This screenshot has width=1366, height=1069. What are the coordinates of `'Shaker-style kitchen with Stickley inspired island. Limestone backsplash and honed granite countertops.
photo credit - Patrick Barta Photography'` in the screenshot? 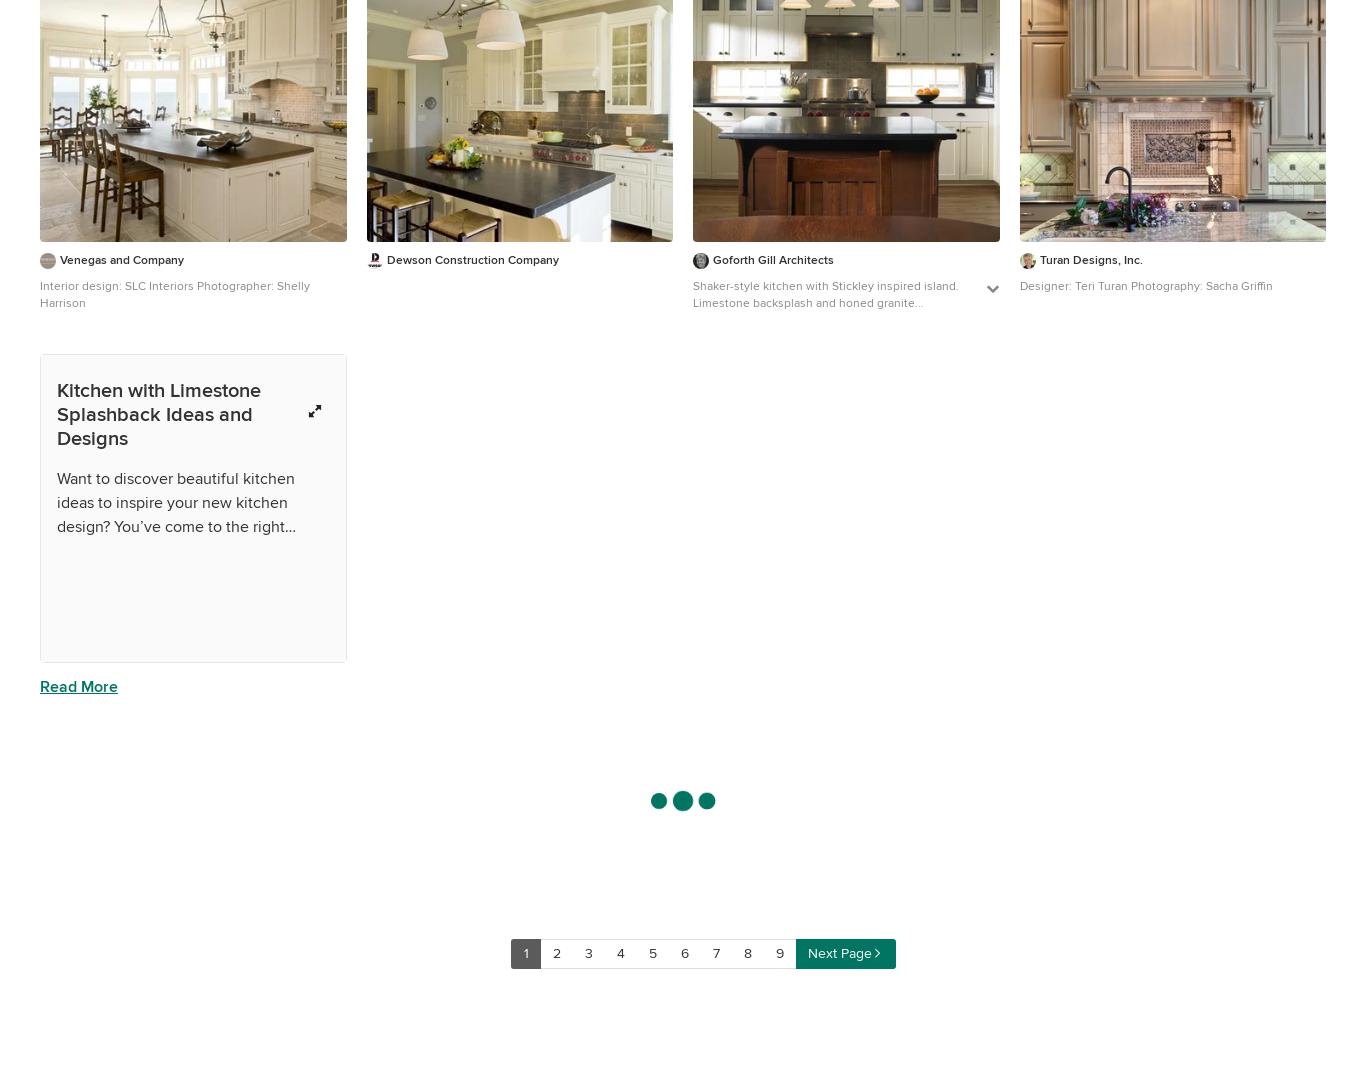 It's located at (825, 311).